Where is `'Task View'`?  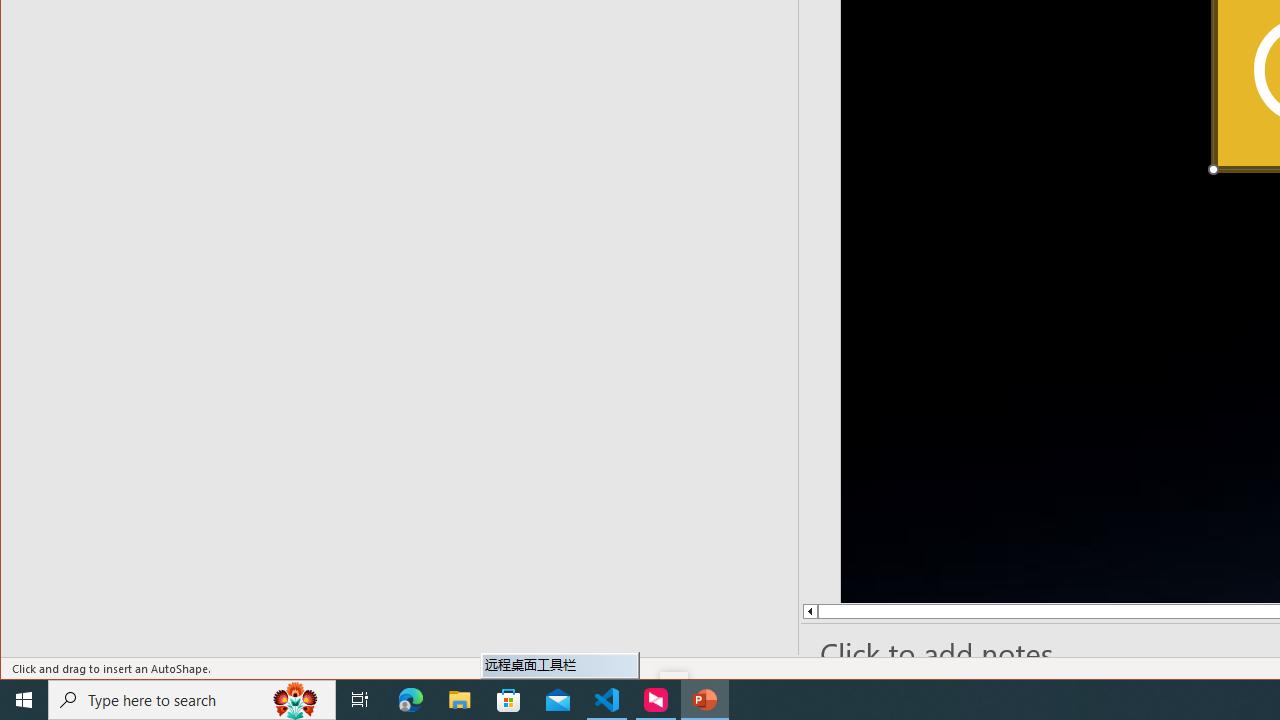 'Task View' is located at coordinates (359, 698).